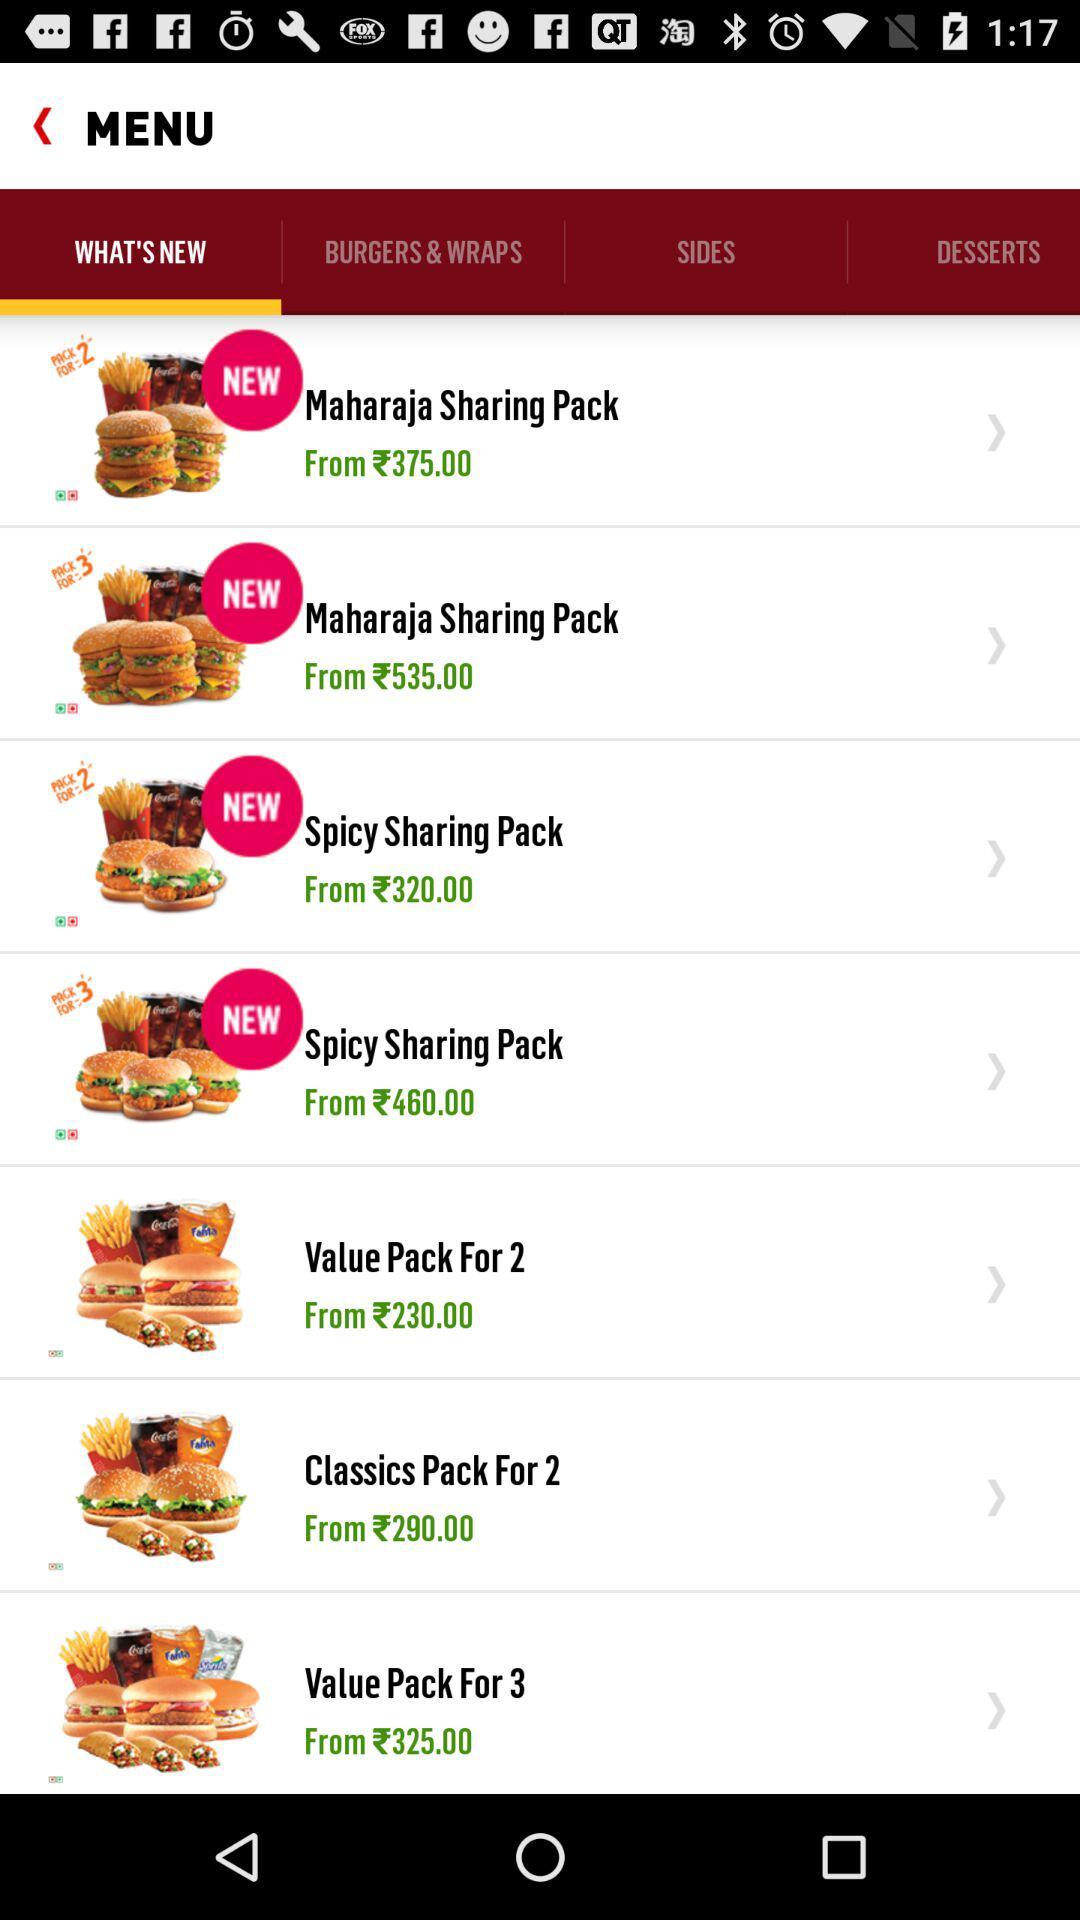 The height and width of the screenshot is (1920, 1080). Describe the element at coordinates (159, 1484) in the screenshot. I see `the icon next to the classics pack for item` at that location.